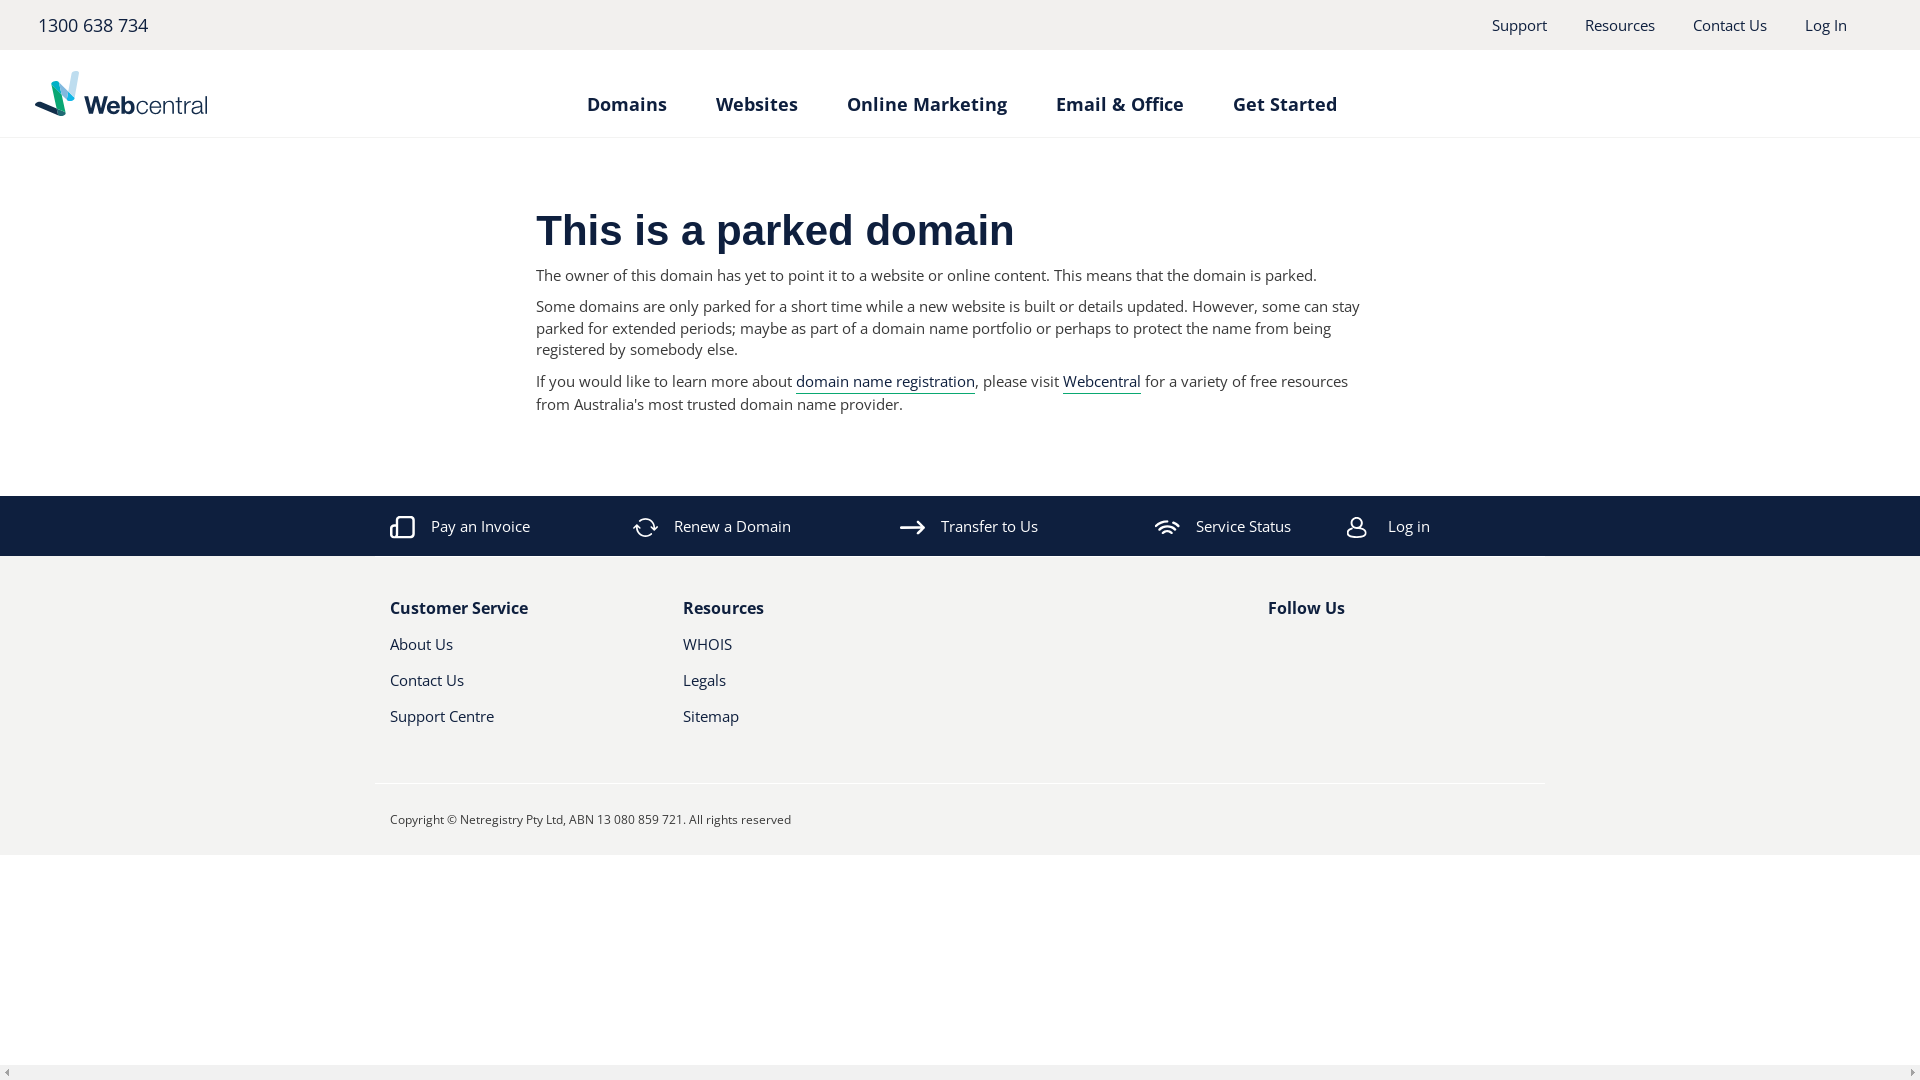 This screenshot has width=1920, height=1080. What do you see at coordinates (584, 94) in the screenshot?
I see `'Domains'` at bounding box center [584, 94].